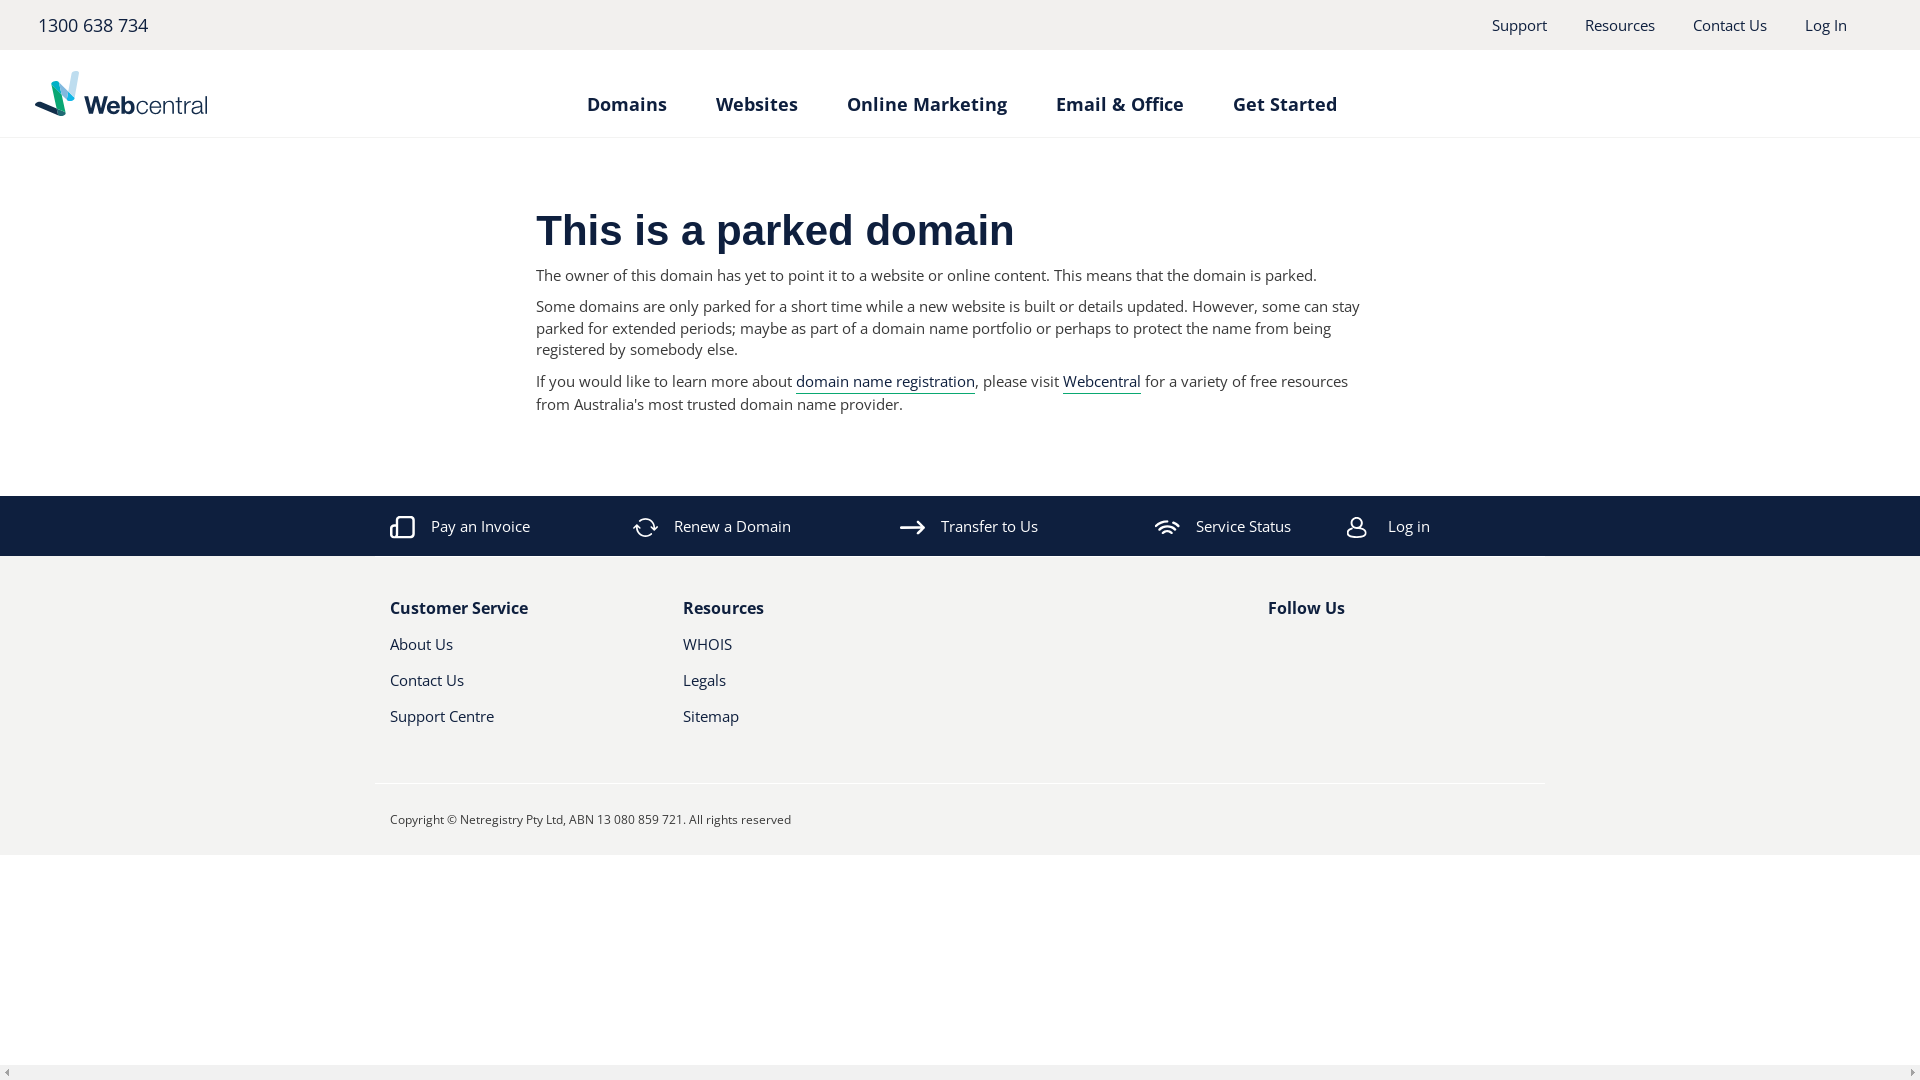 This screenshot has width=1920, height=1080. What do you see at coordinates (584, 94) in the screenshot?
I see `'Domains'` at bounding box center [584, 94].